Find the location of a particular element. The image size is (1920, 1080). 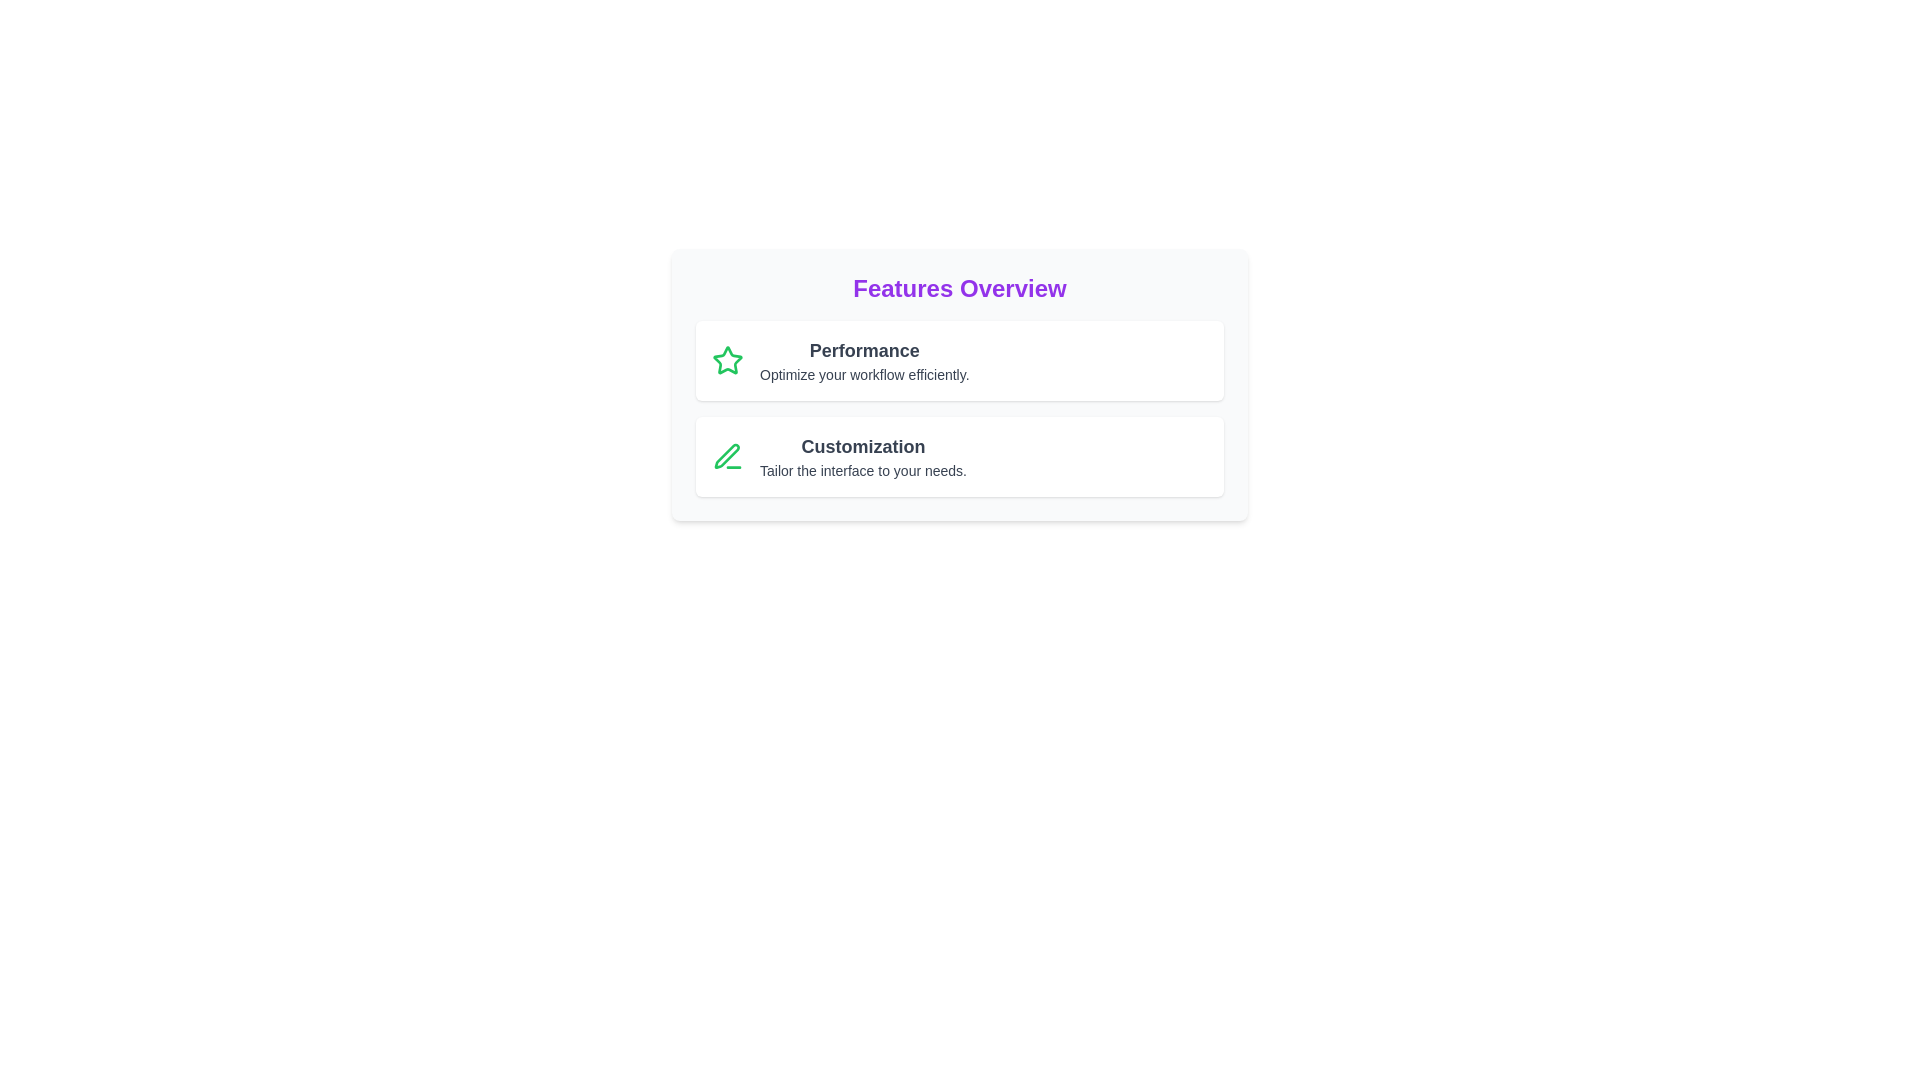

the green pen icon within the 'Customization' option of the feature list, which is located below the 'Performance' option is located at coordinates (727, 456).